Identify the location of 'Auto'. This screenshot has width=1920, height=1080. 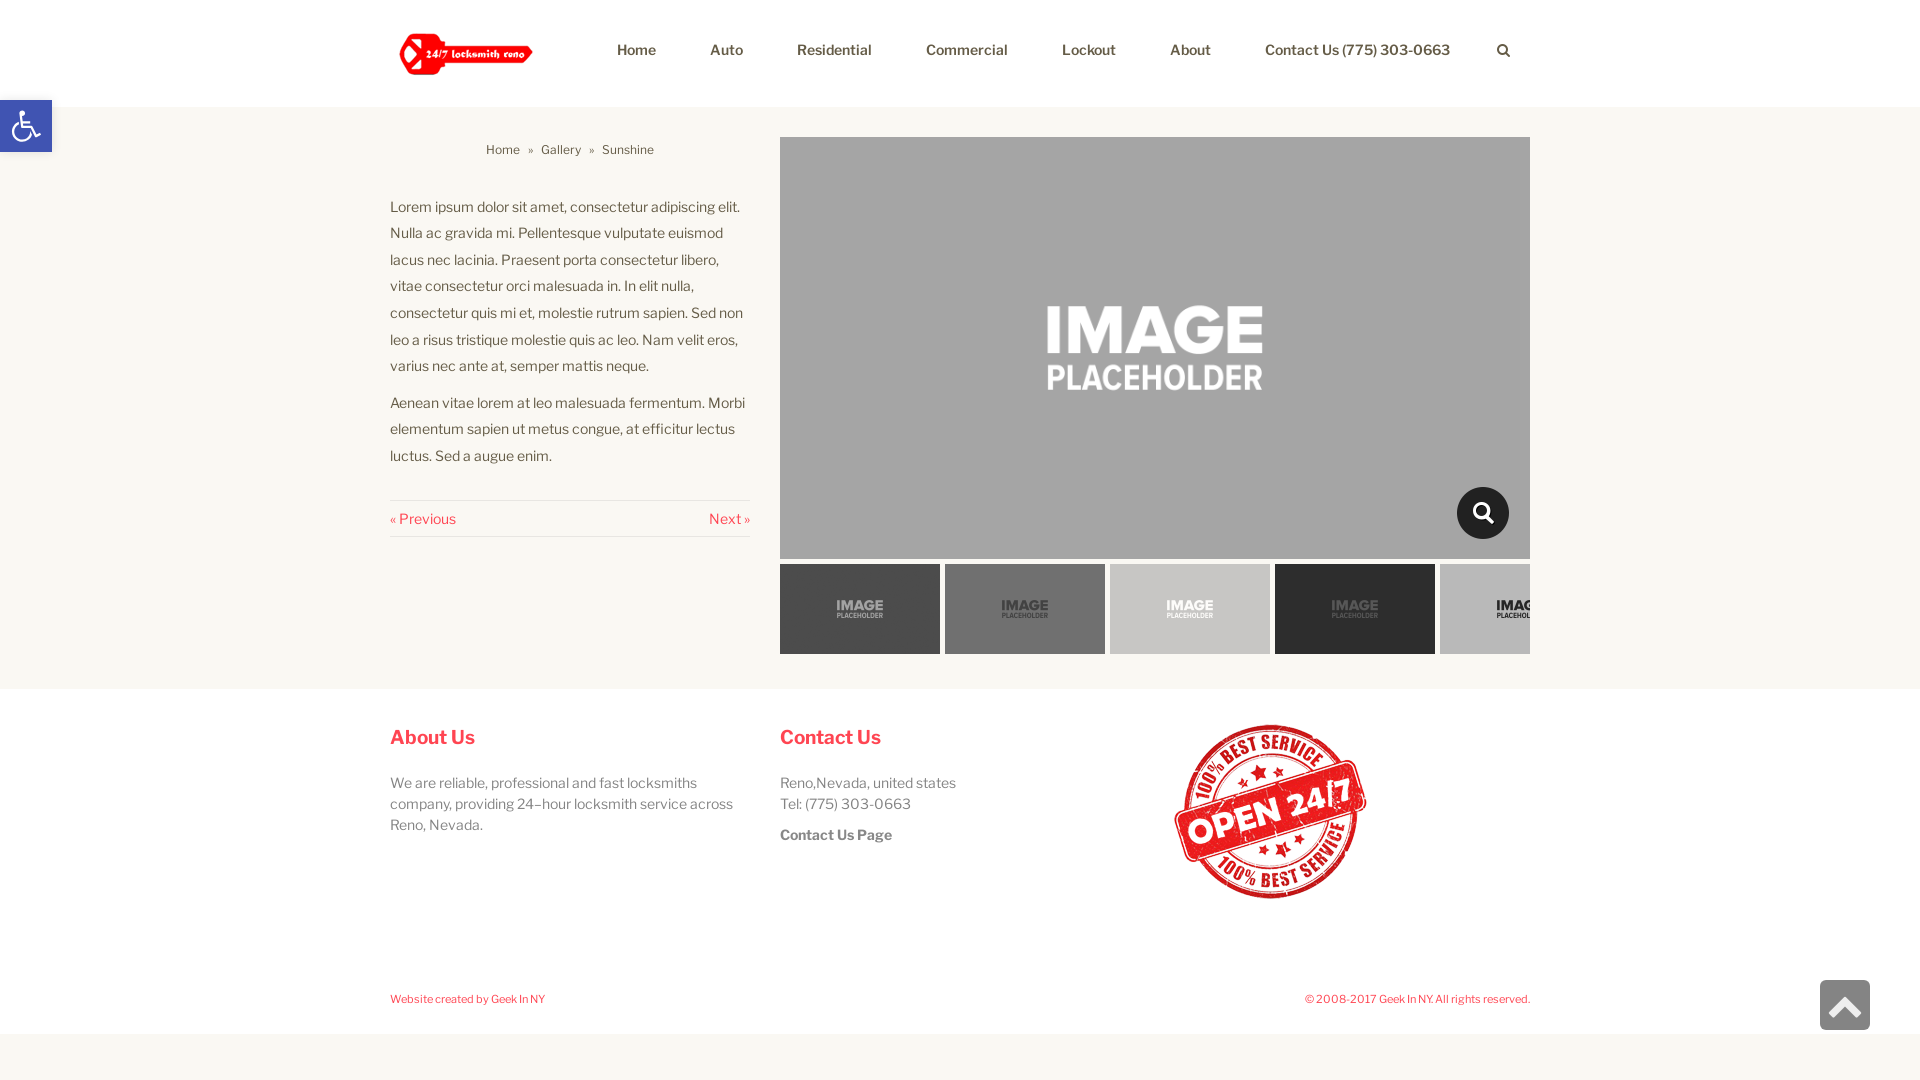
(682, 49).